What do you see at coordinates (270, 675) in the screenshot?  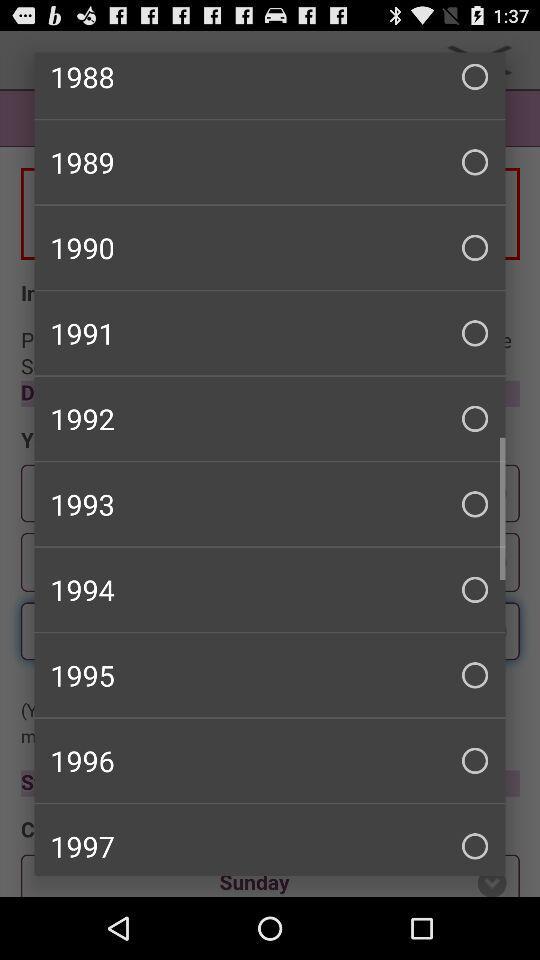 I see `the 1995 icon` at bounding box center [270, 675].